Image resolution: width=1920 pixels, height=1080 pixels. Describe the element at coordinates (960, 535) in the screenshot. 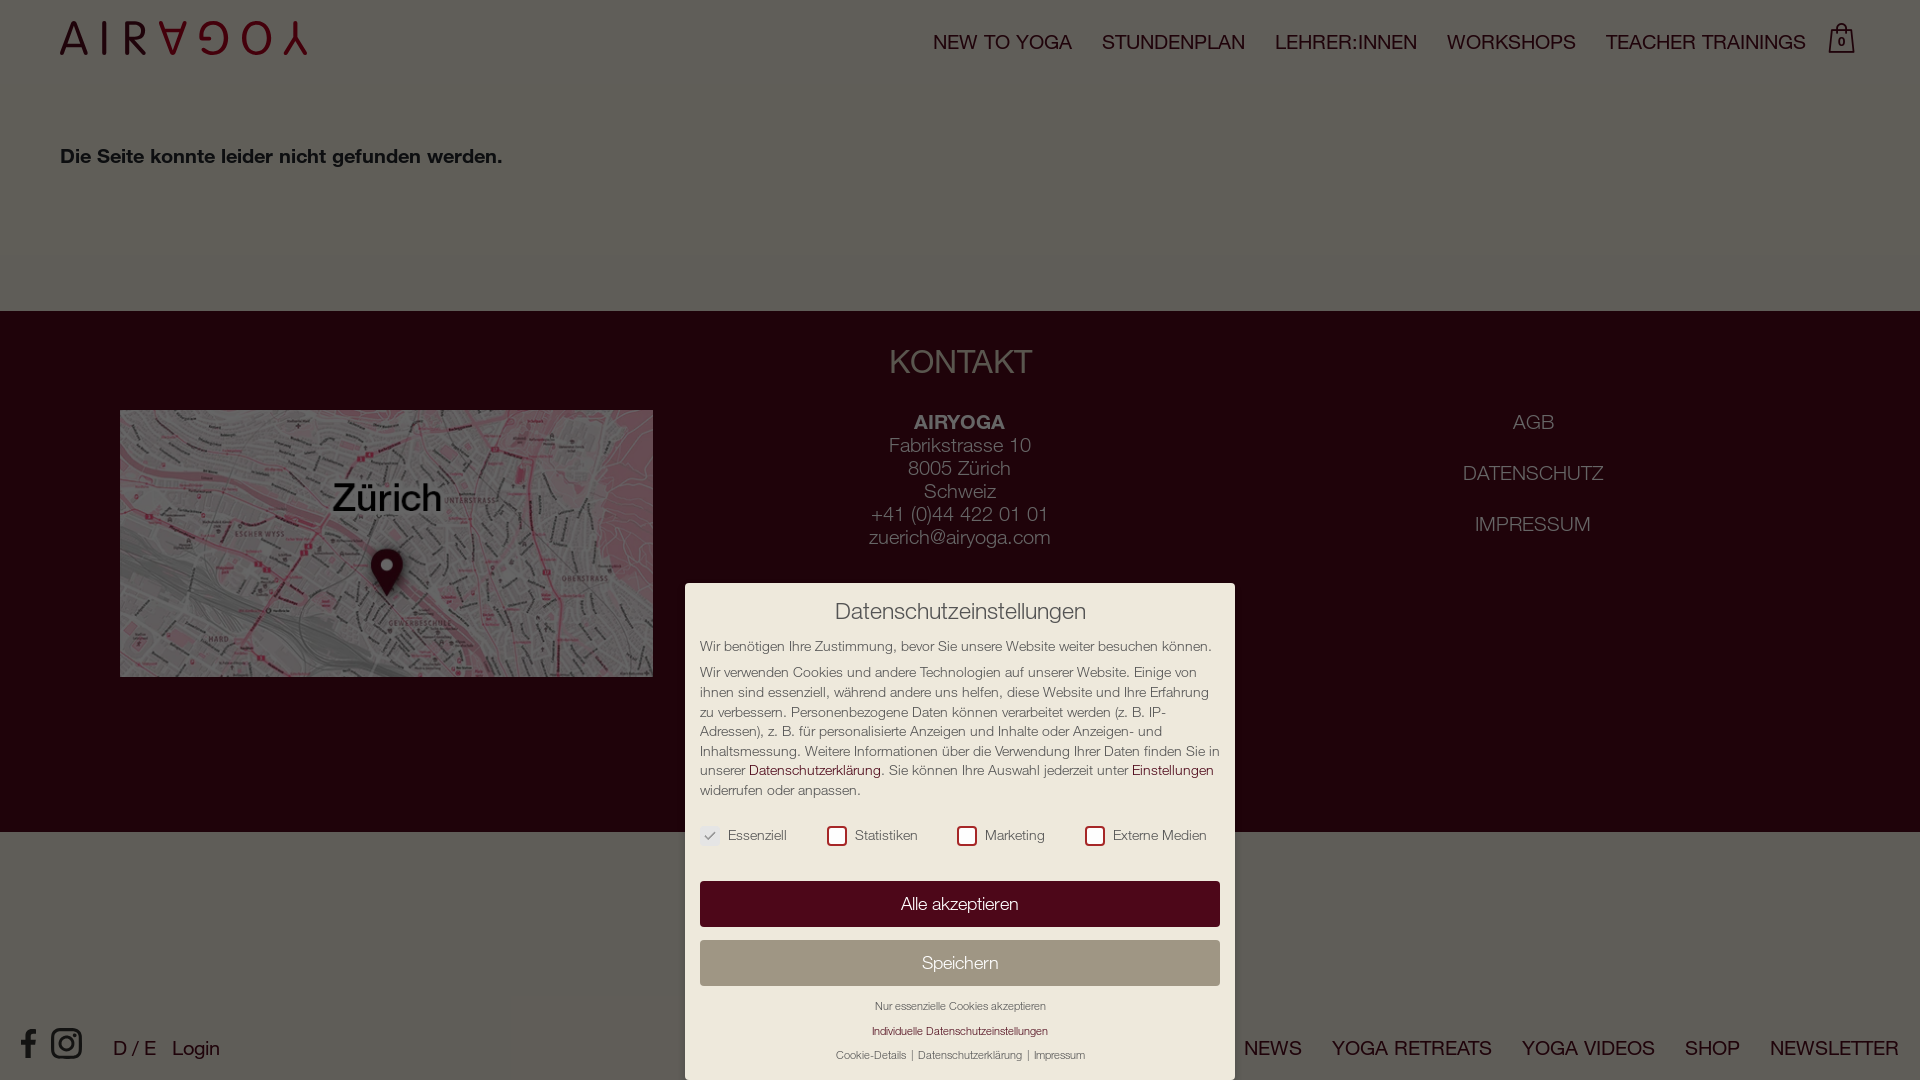

I see `'zuerich@airyoga.com'` at that location.